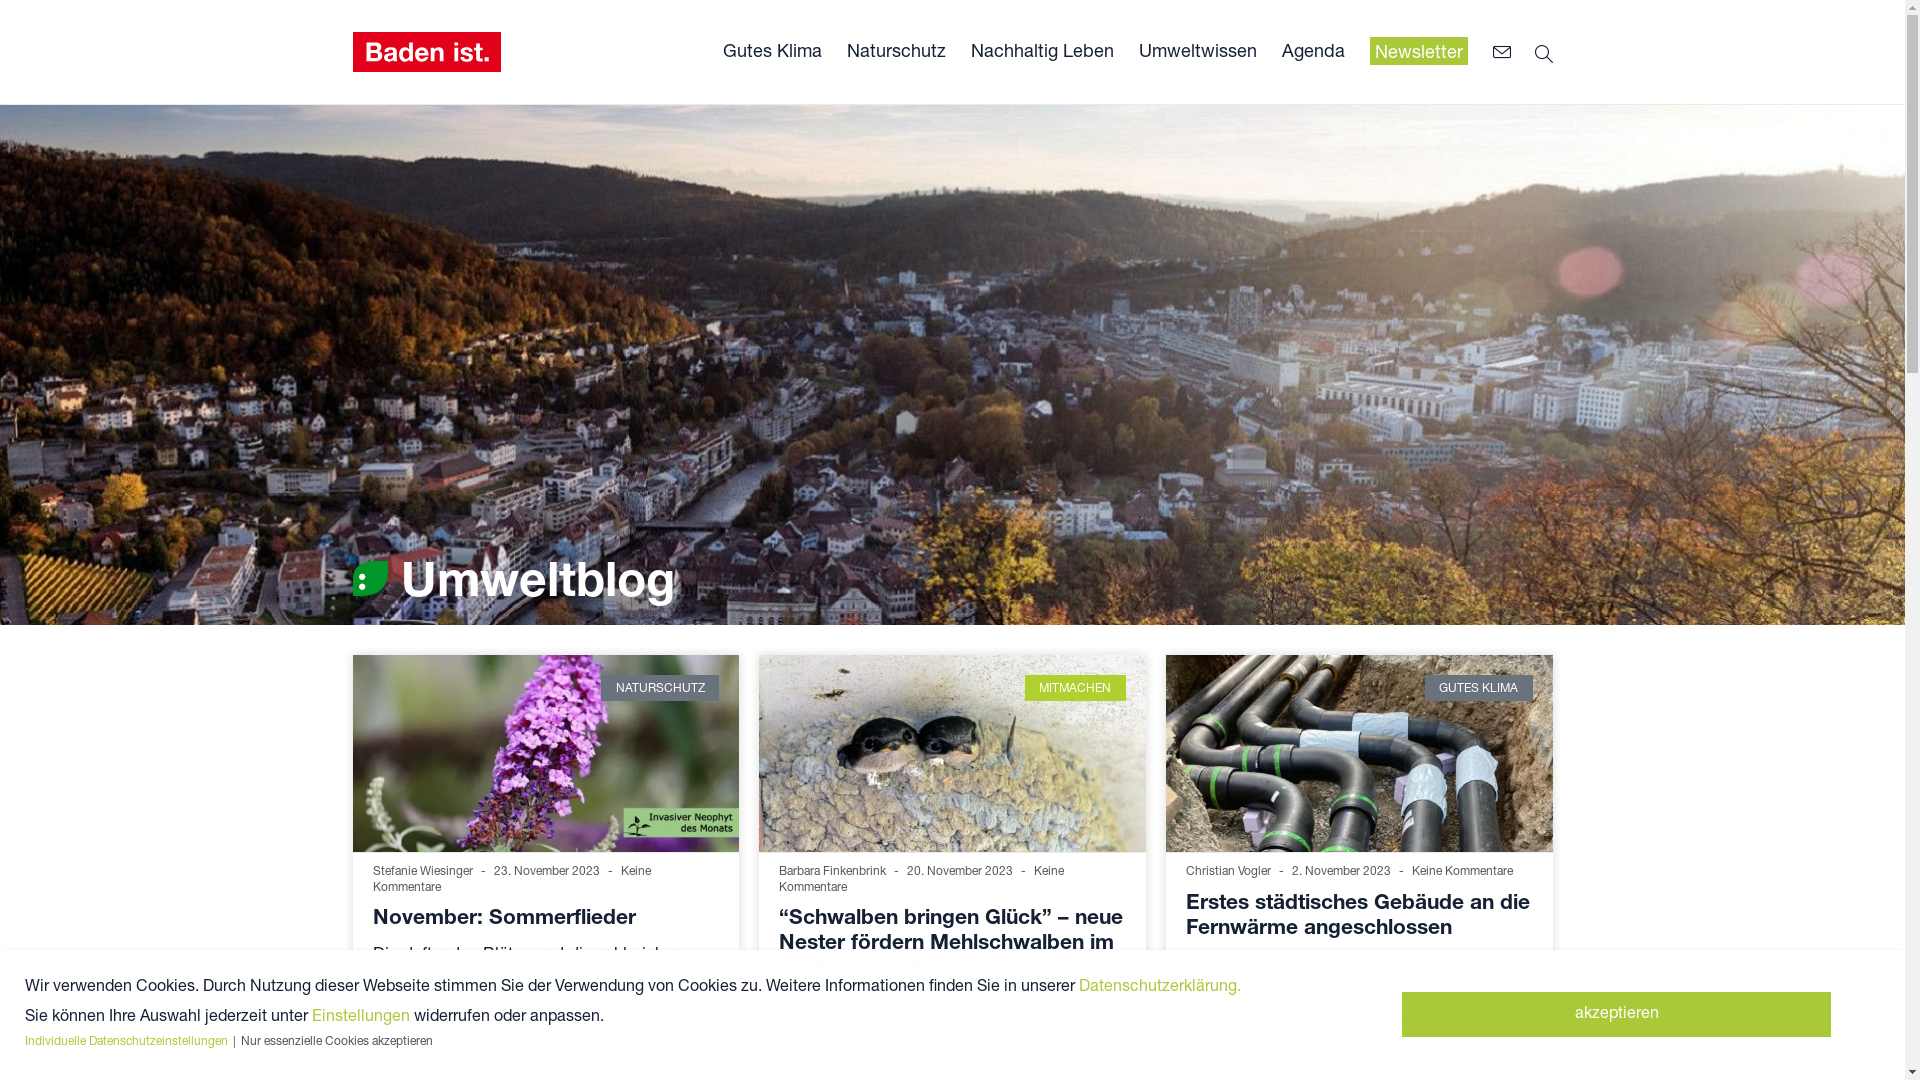  Describe the element at coordinates (1040, 49) in the screenshot. I see `'Nachhaltig Leben'` at that location.